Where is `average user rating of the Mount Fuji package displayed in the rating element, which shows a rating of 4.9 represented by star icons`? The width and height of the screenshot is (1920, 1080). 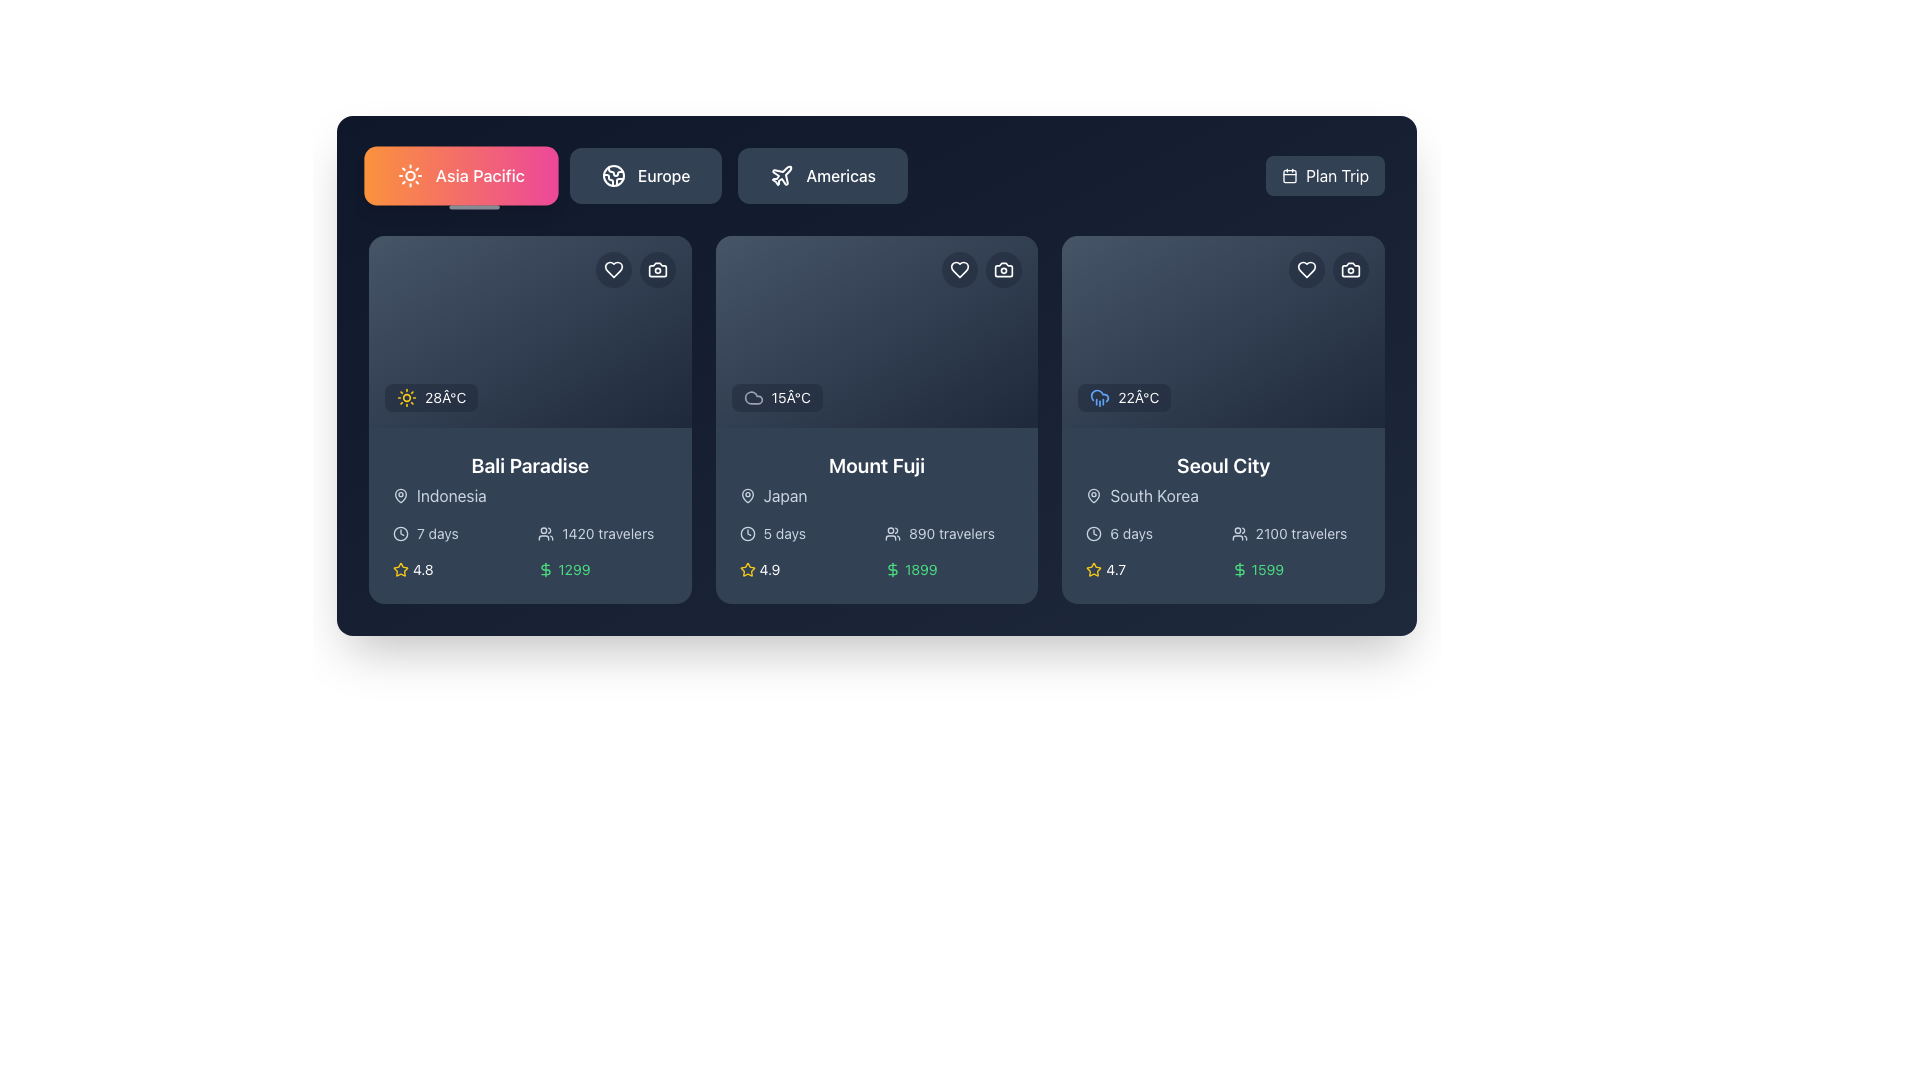 average user rating of the Mount Fuji package displayed in the rating element, which shows a rating of 4.9 represented by star icons is located at coordinates (804, 570).